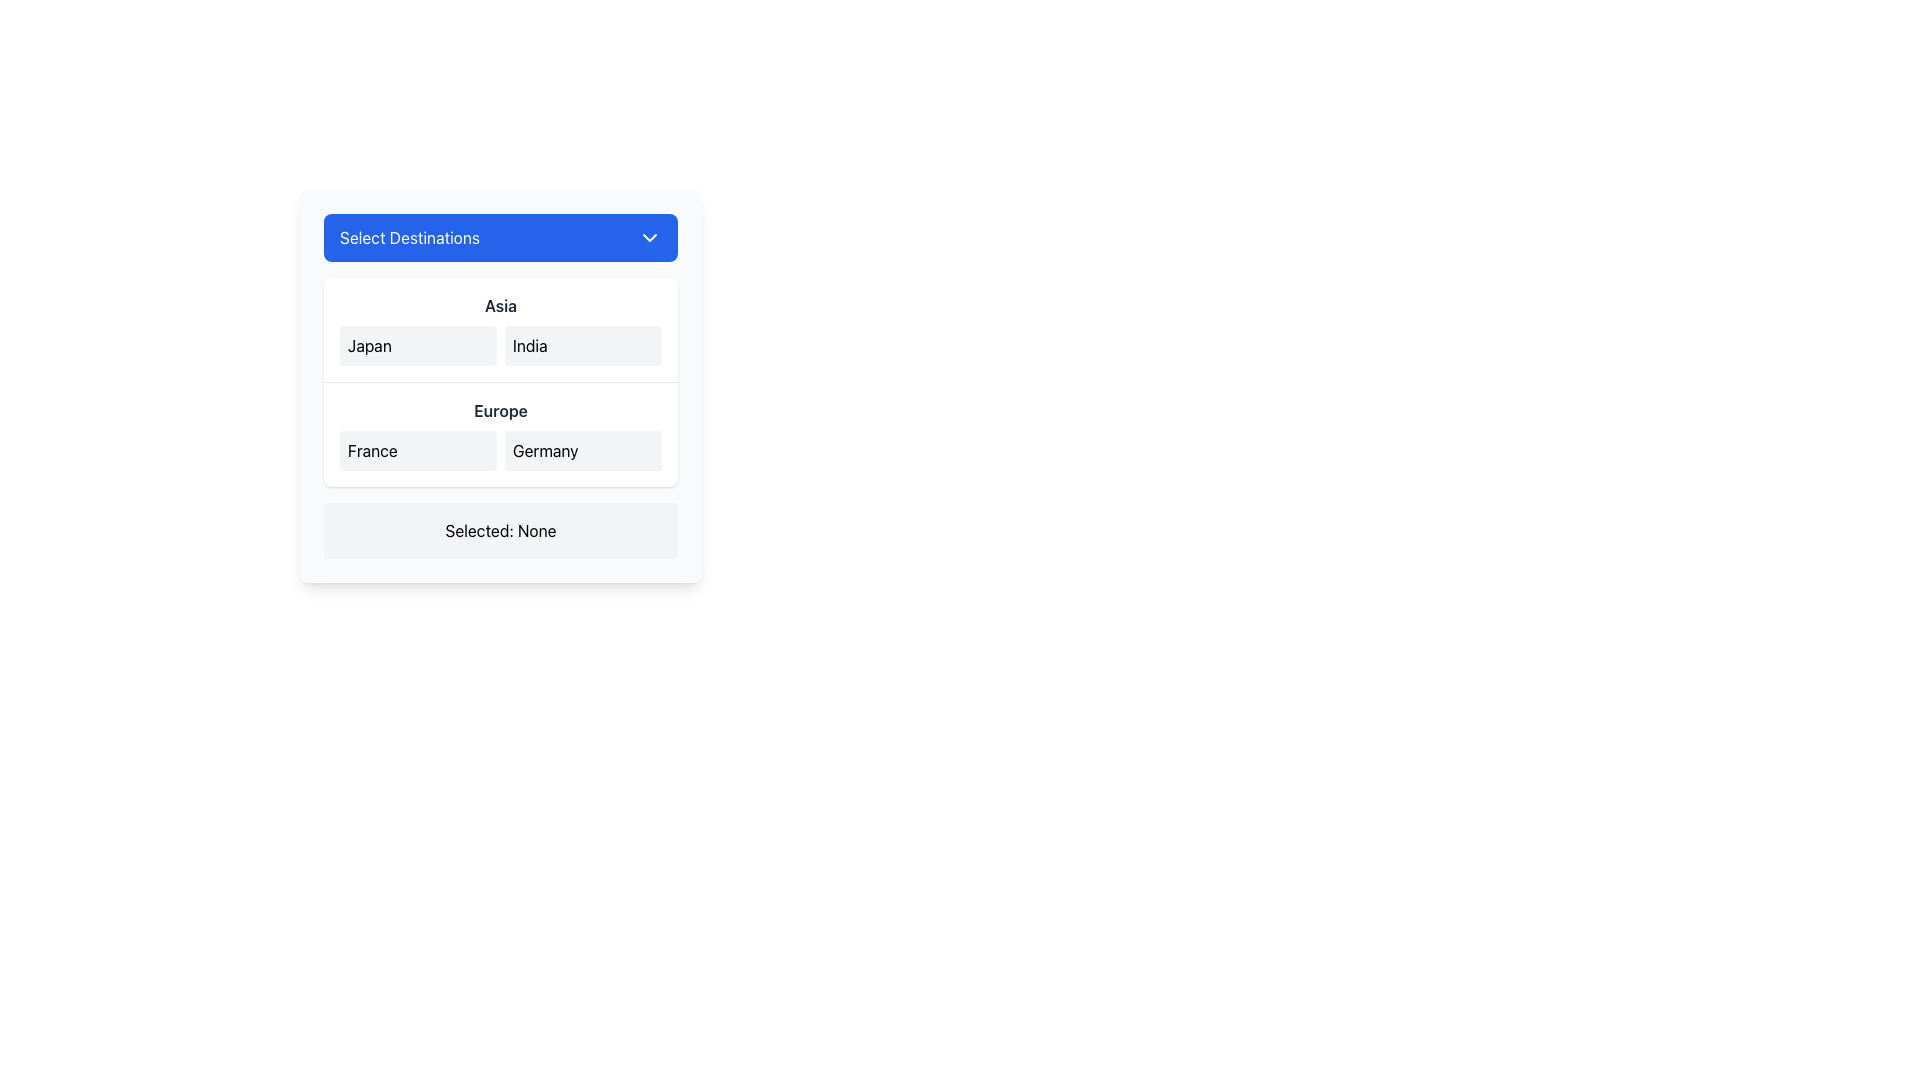 The width and height of the screenshot is (1920, 1080). What do you see at coordinates (417, 451) in the screenshot?
I see `the selectable option labeled 'France'` at bounding box center [417, 451].